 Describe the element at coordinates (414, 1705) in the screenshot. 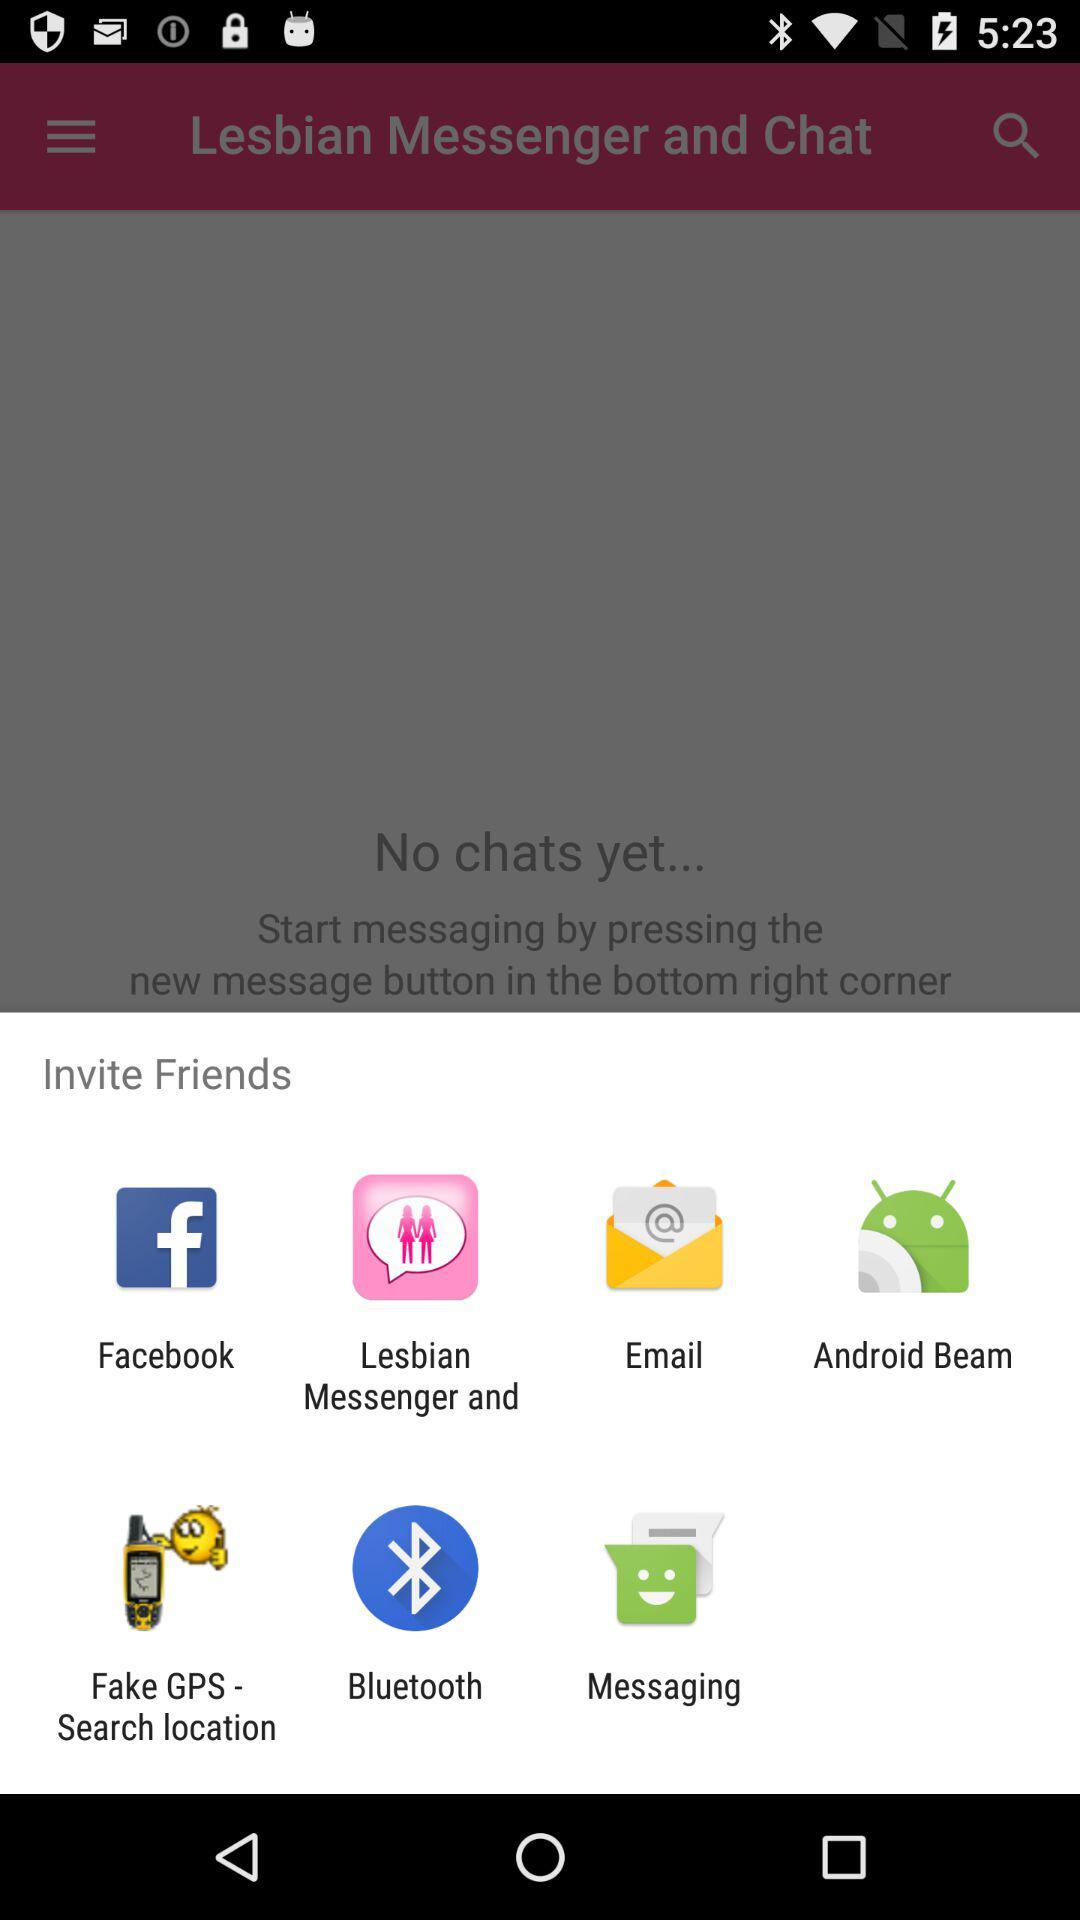

I see `app to the left of the messaging icon` at that location.